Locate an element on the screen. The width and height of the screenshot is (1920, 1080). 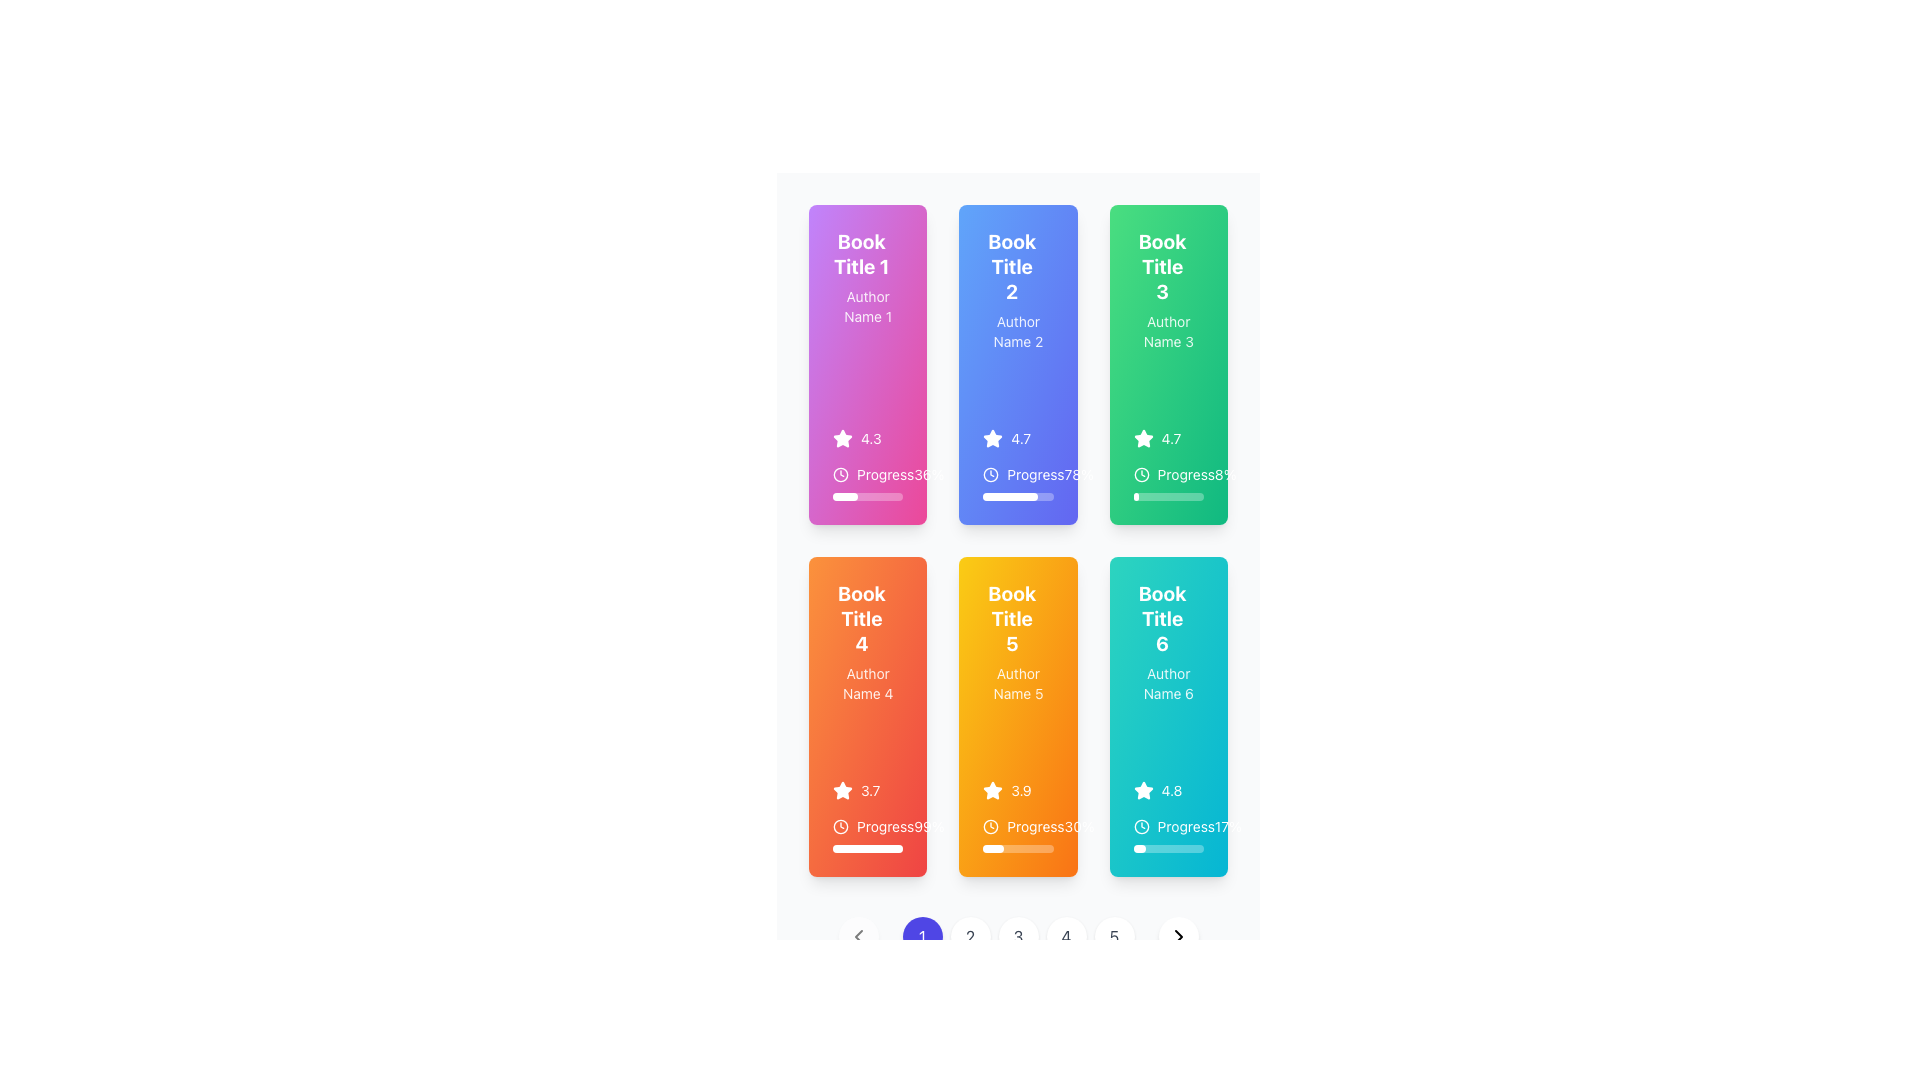
the text label that serves as the primary title for the card identifying 'Book Title 4', located in the second column of the second row in a grid layout is located at coordinates (868, 621).